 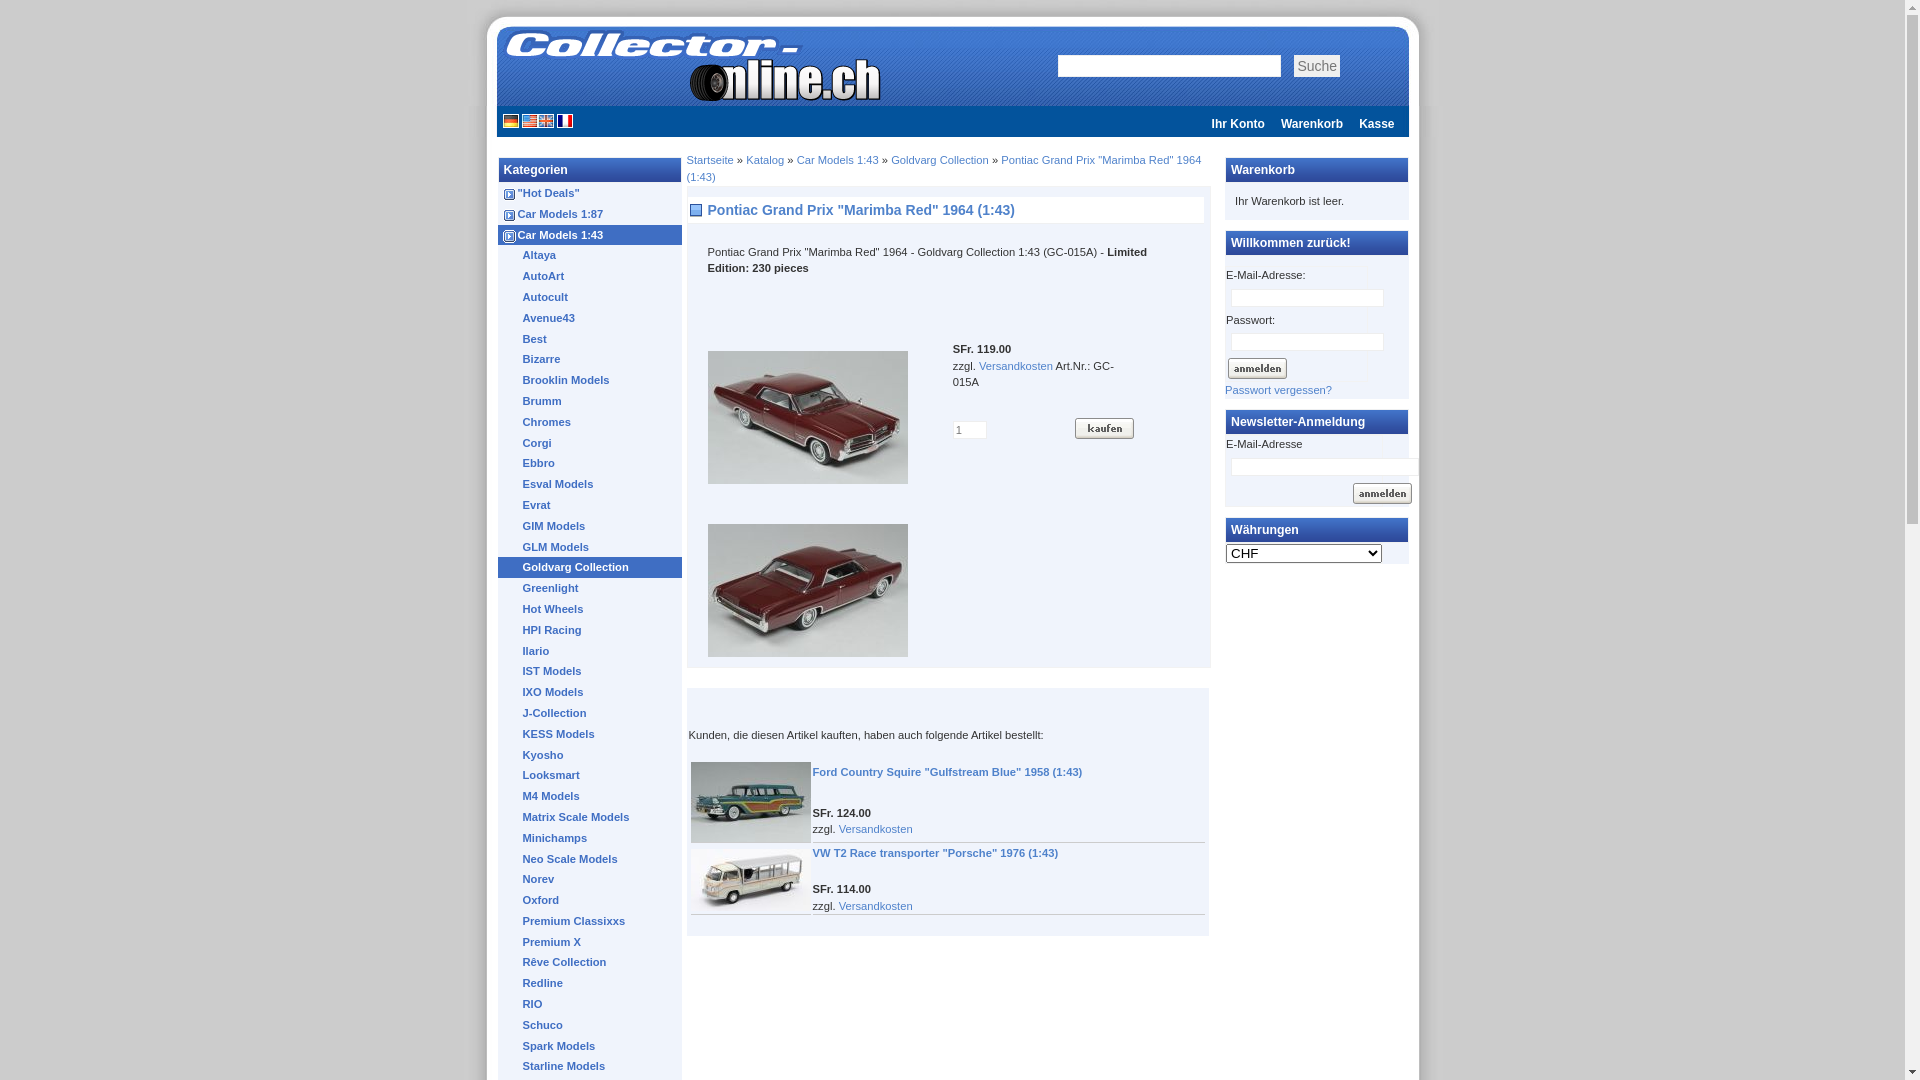 I want to click on 'Suche', so click(x=1294, y=64).